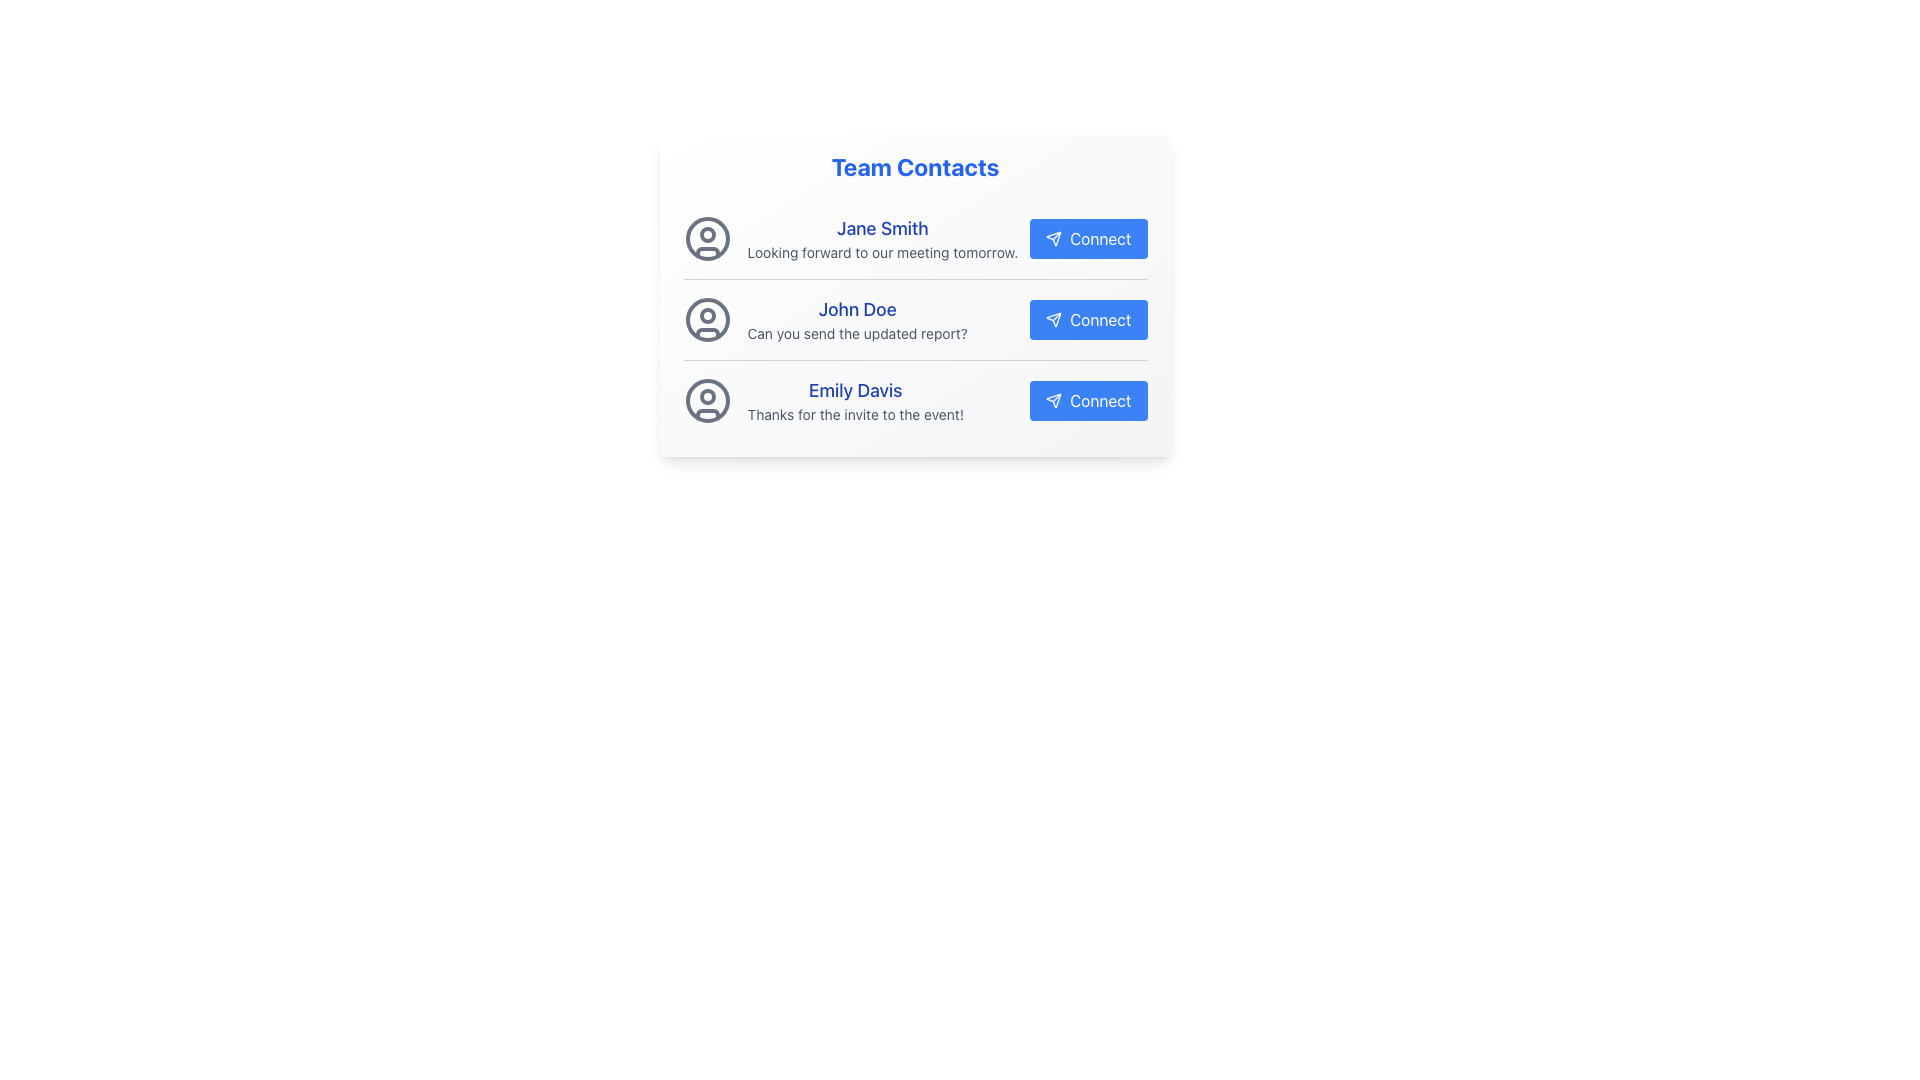  Describe the element at coordinates (707, 234) in the screenshot. I see `the small graphical circle located at the center of the profile icon next to 'Jane Smith' in the 'Team Contacts' section` at that location.